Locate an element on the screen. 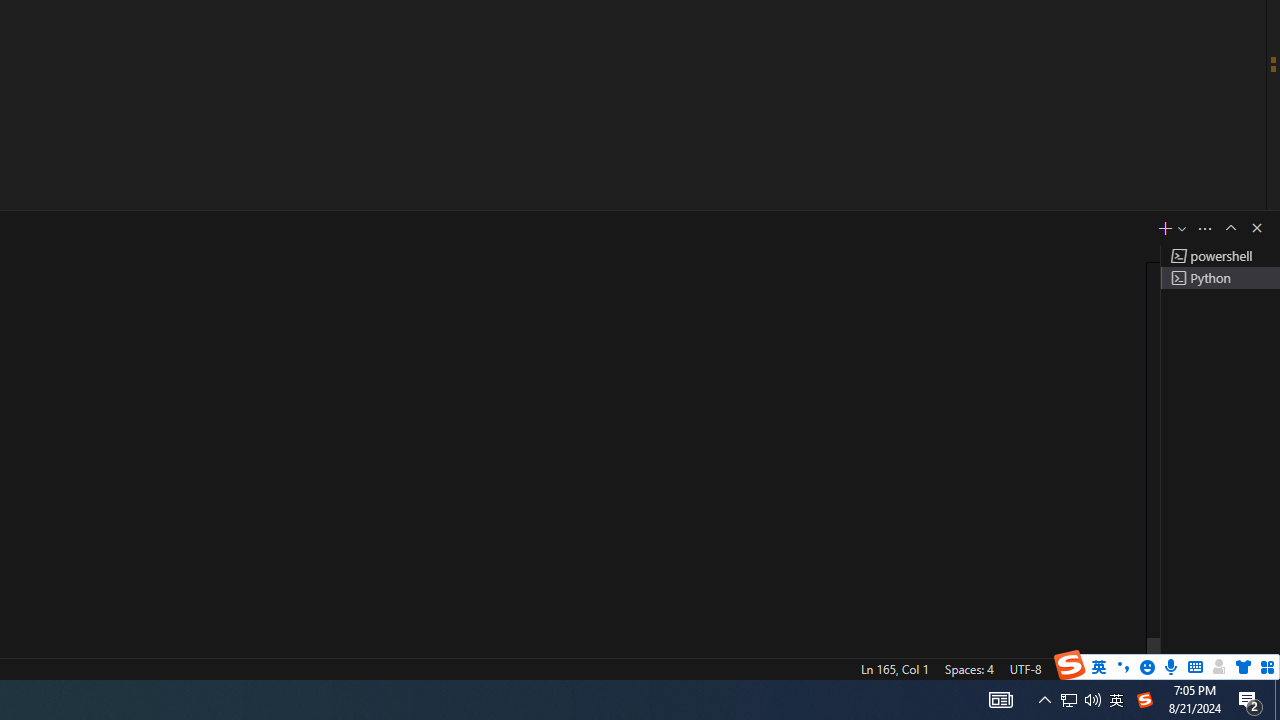 Image resolution: width=1280 pixels, height=720 pixels. 'Spaces: 4' is located at coordinates (968, 668).